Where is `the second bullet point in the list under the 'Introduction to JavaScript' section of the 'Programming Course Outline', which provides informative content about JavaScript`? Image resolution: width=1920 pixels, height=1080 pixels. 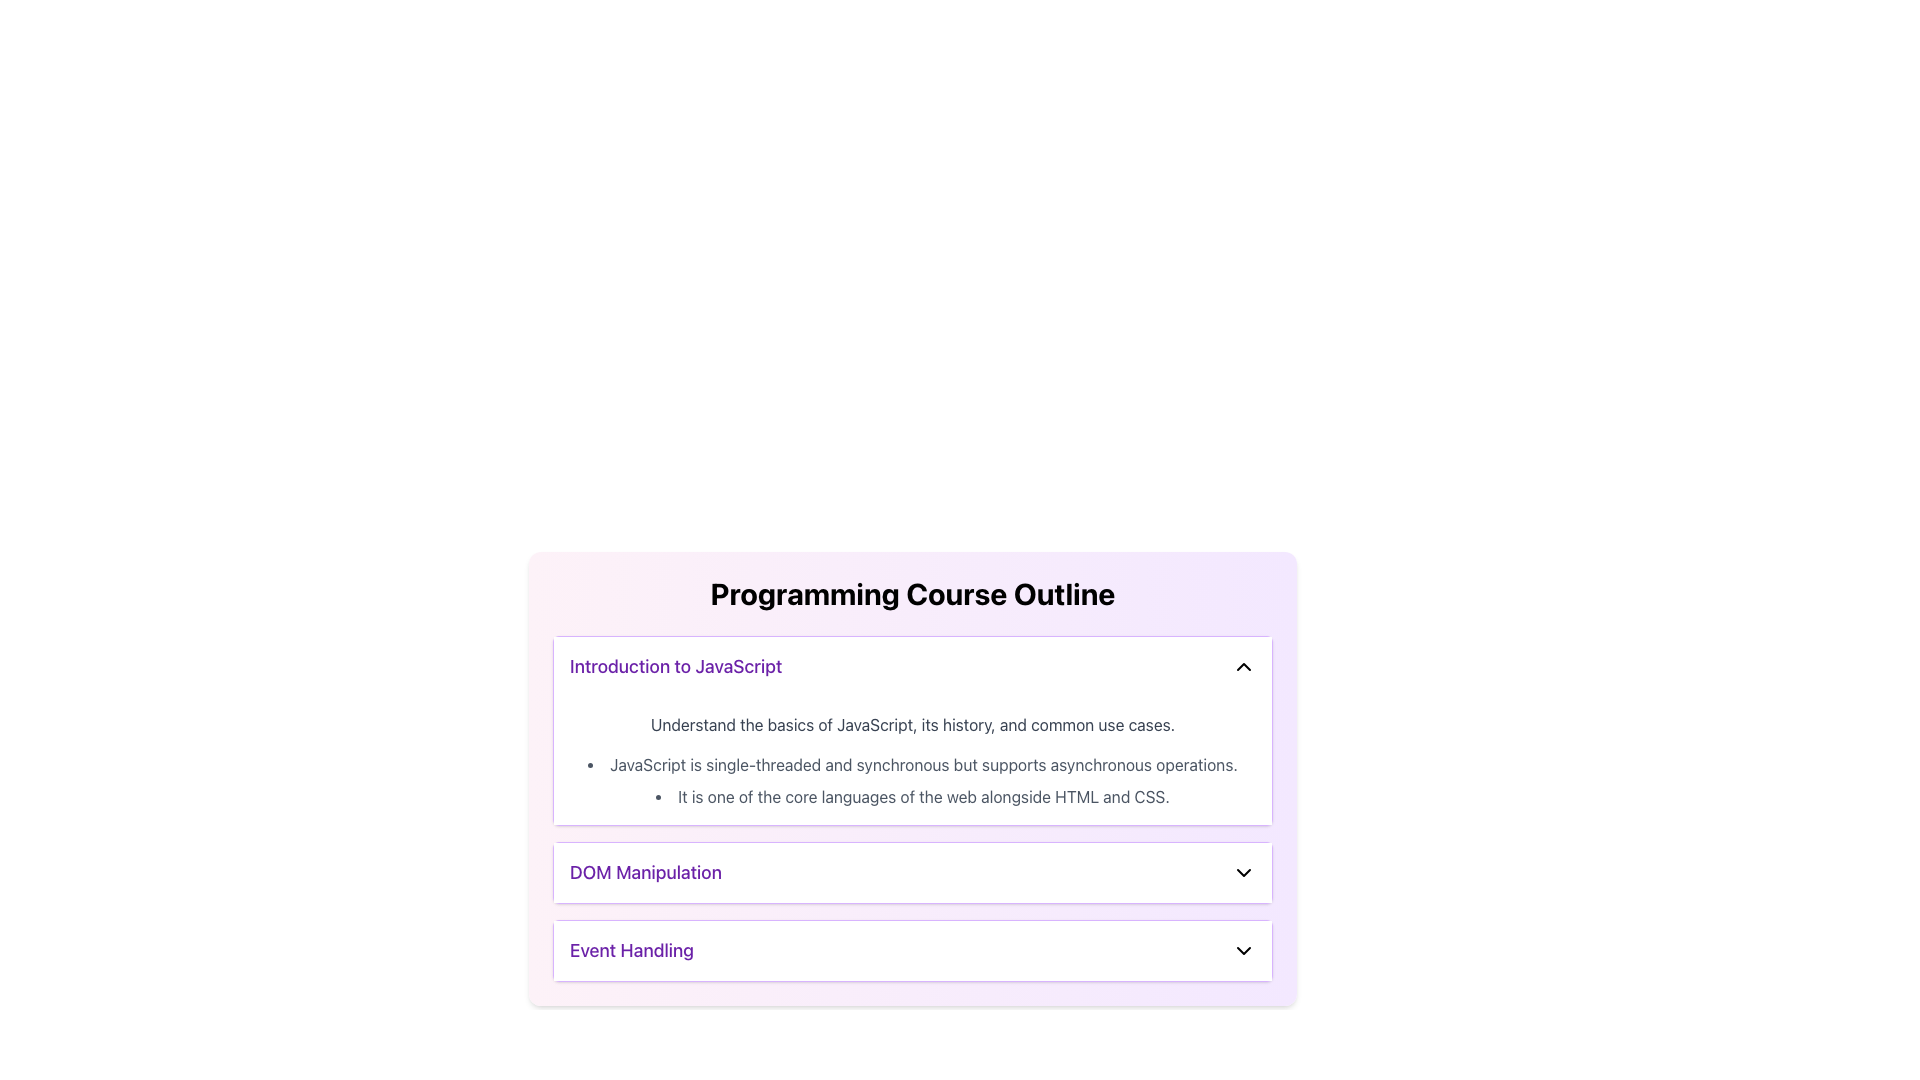
the second bullet point in the list under the 'Introduction to JavaScript' section of the 'Programming Course Outline', which provides informative content about JavaScript is located at coordinates (911, 796).